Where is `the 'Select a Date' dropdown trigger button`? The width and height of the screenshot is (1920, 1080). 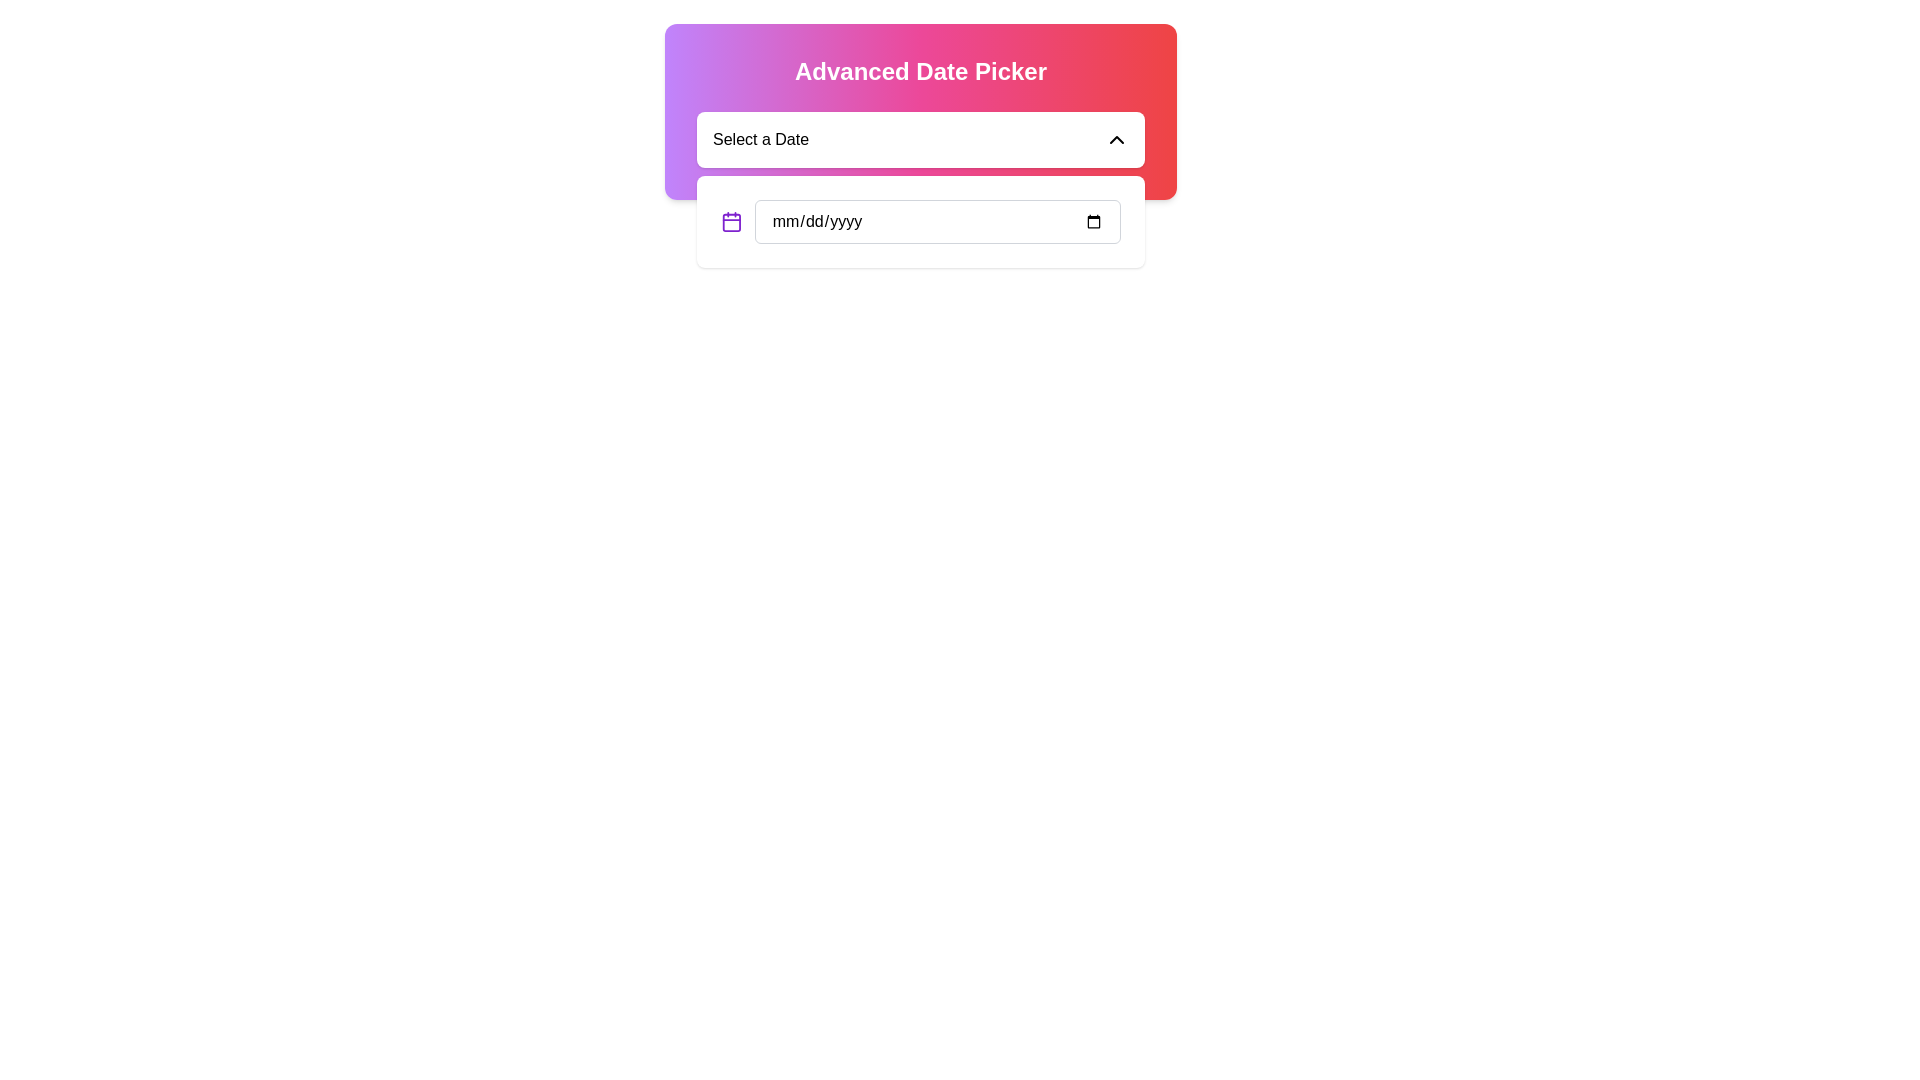 the 'Select a Date' dropdown trigger button is located at coordinates (920, 138).